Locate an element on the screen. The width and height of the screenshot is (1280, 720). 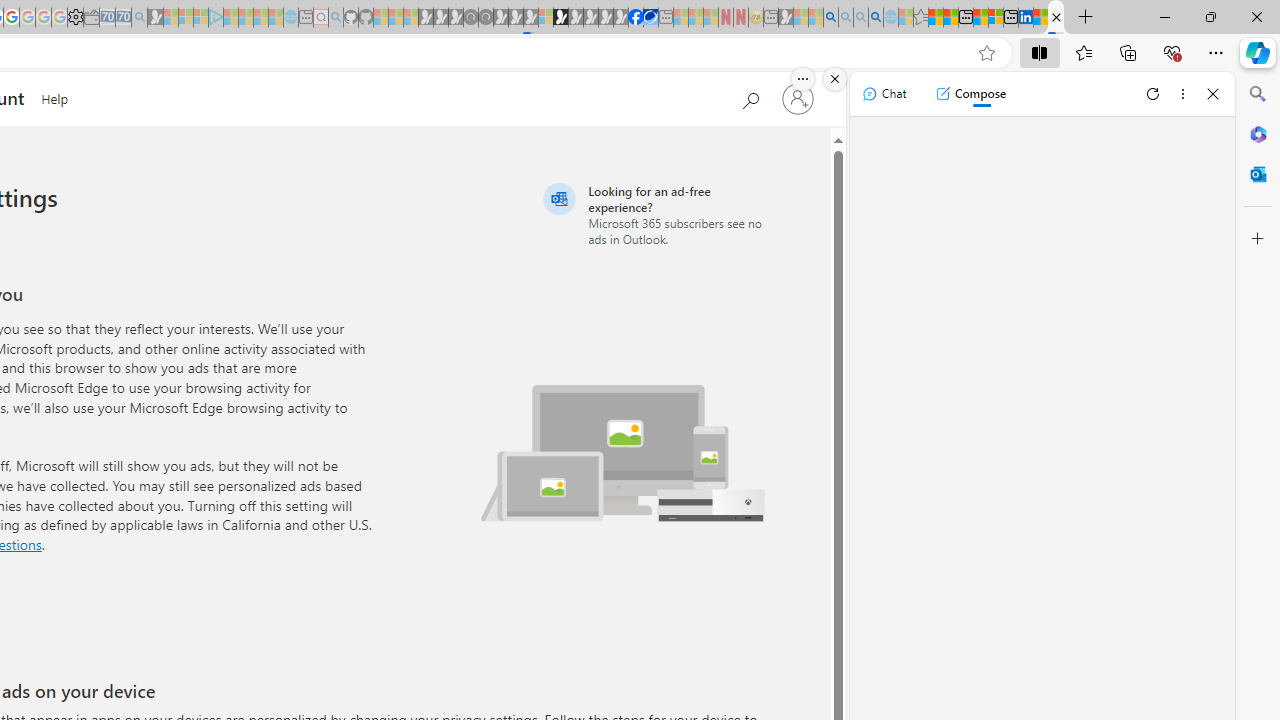
'Close split screen.' is located at coordinates (835, 78).